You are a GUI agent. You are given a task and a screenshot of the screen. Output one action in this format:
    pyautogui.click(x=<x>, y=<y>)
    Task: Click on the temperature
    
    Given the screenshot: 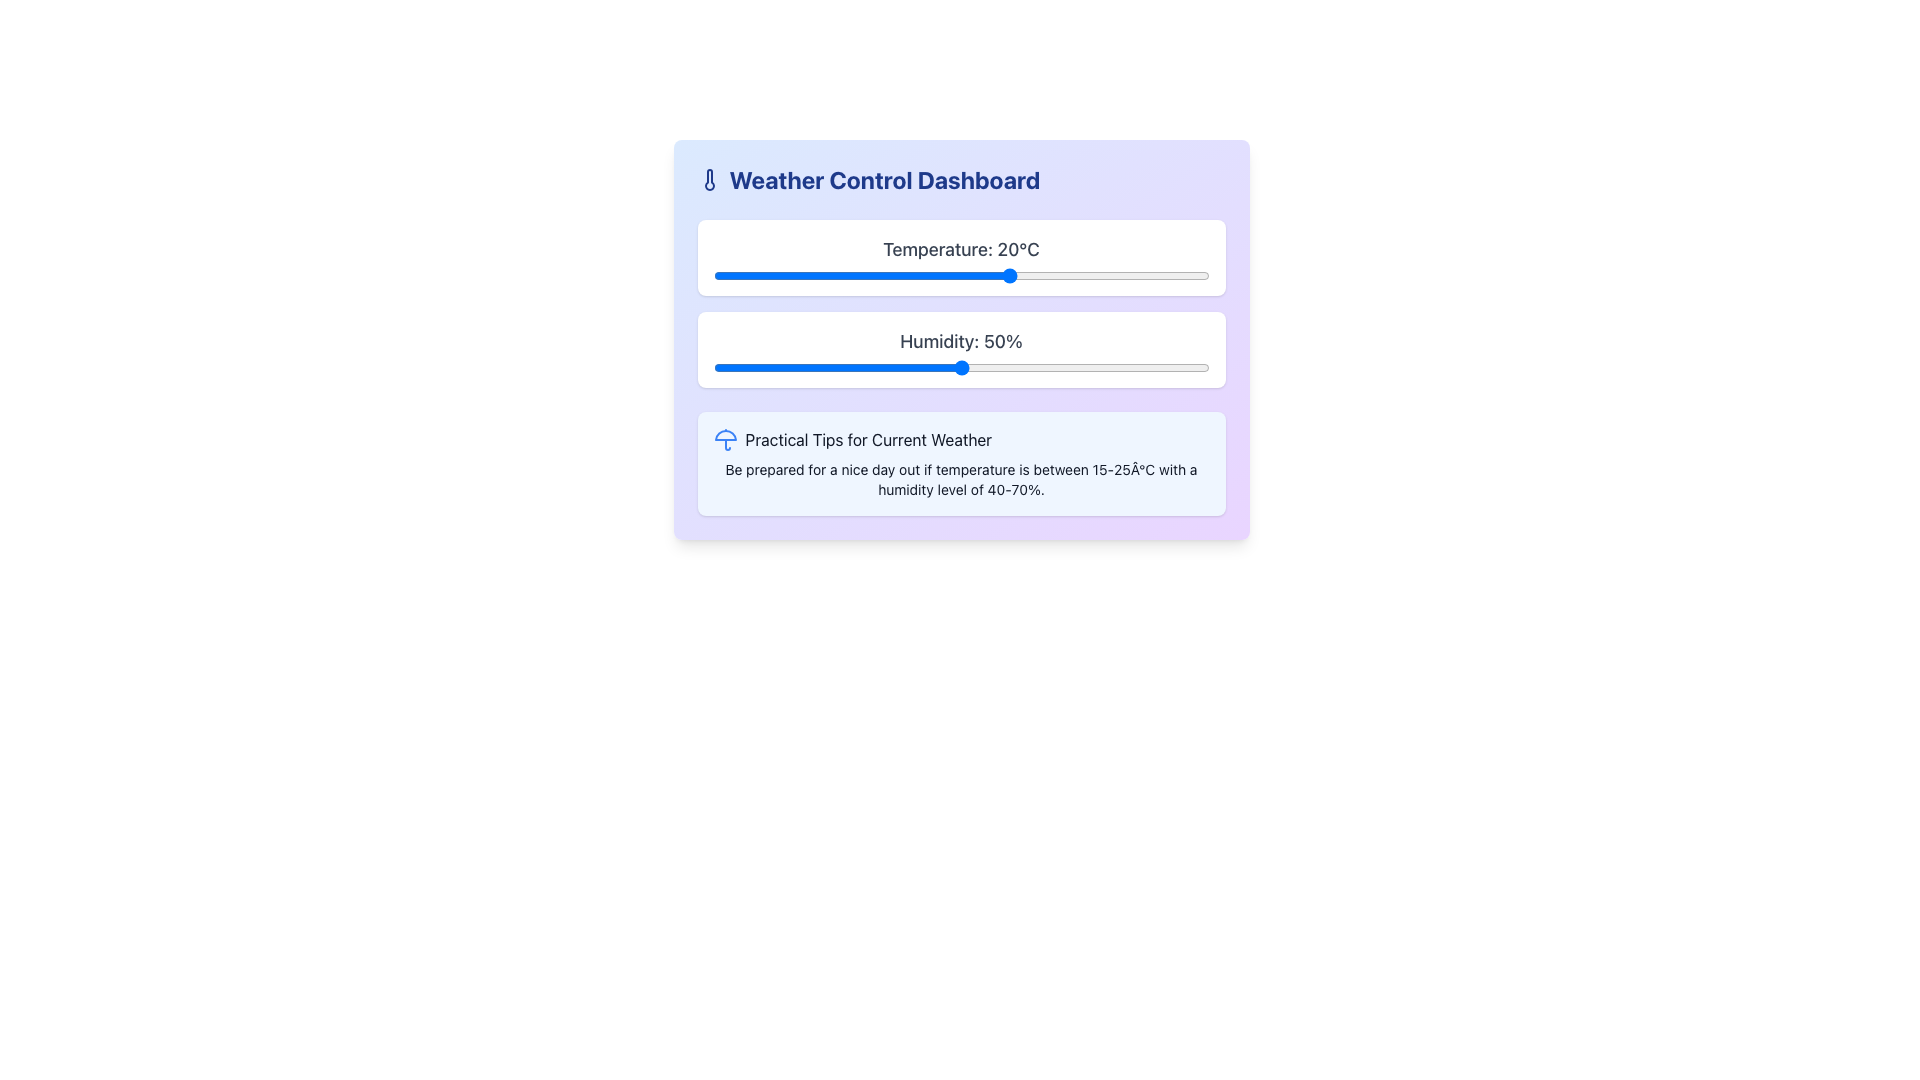 What is the action you would take?
    pyautogui.click(x=891, y=276)
    